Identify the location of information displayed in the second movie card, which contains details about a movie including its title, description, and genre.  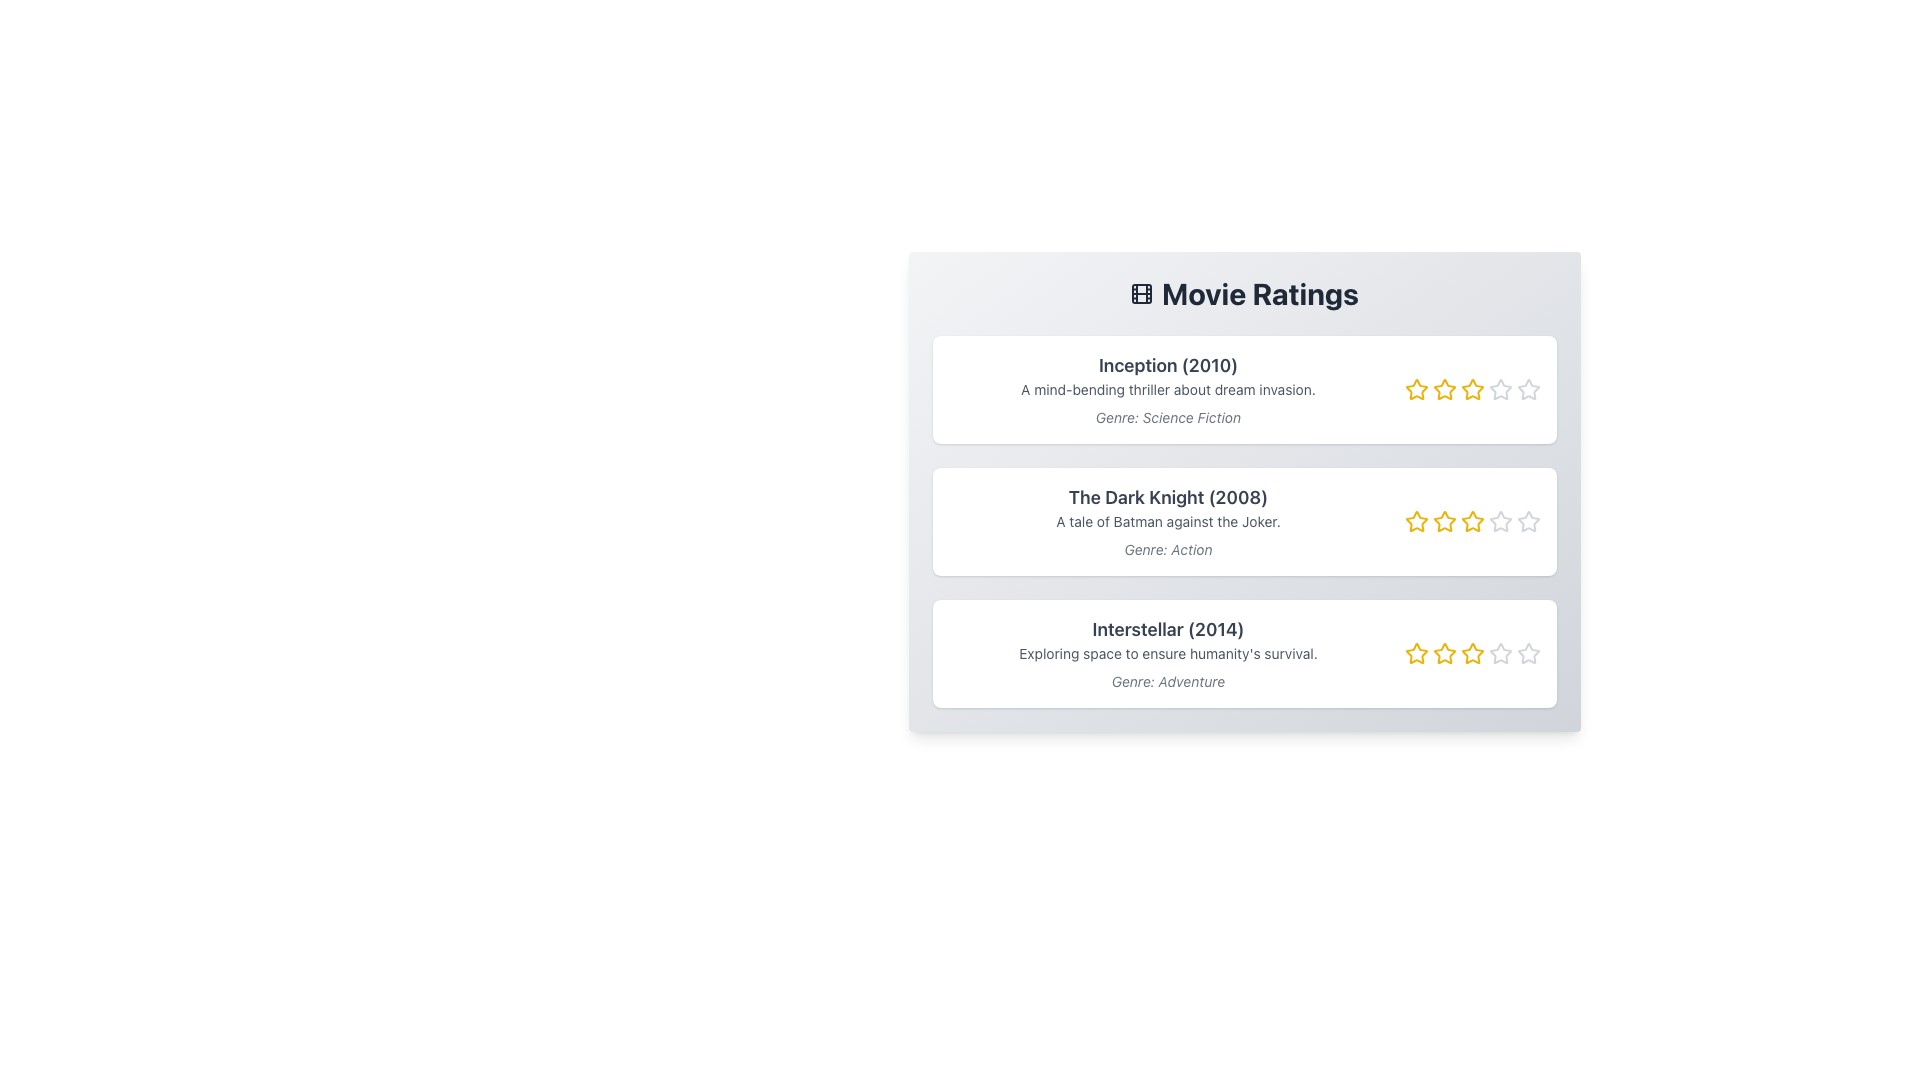
(1168, 520).